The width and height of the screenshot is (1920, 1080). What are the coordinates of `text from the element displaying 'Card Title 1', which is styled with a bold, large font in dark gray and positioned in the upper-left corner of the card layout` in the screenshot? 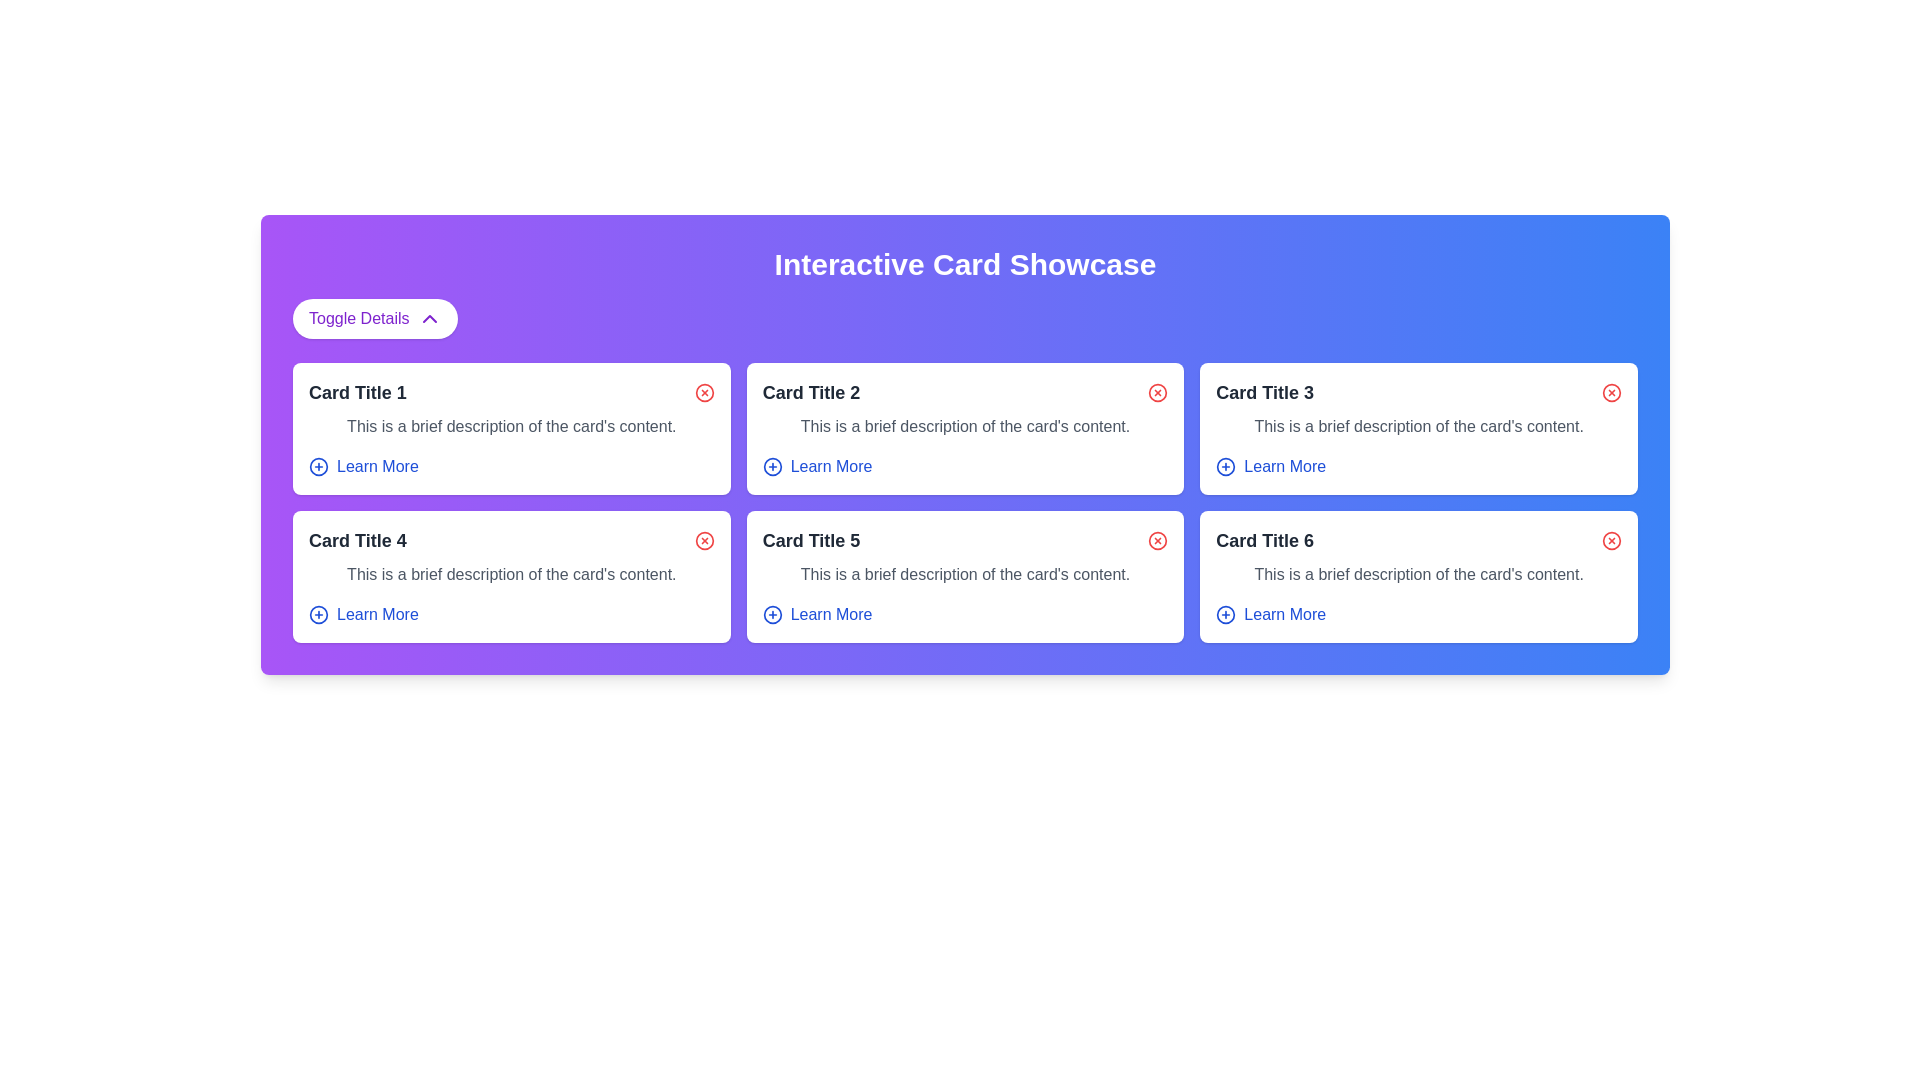 It's located at (357, 393).